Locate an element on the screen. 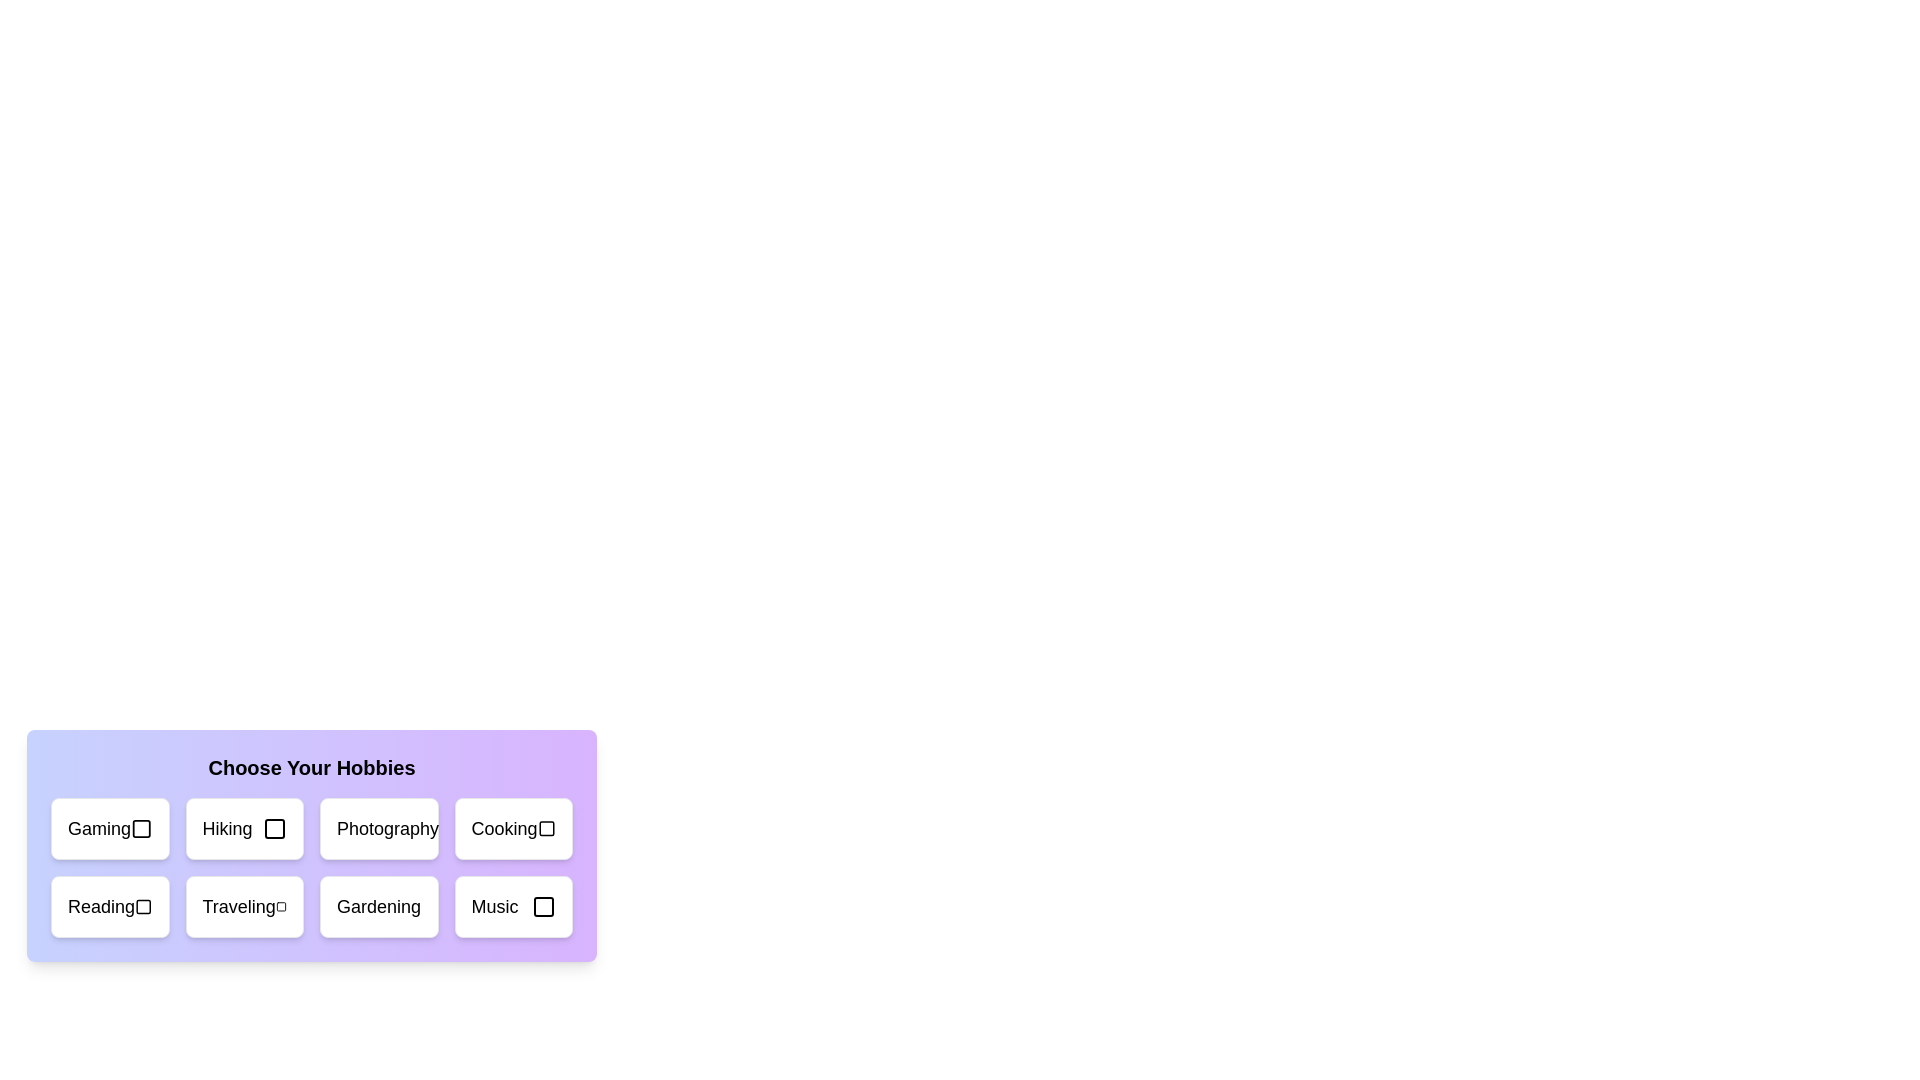 The width and height of the screenshot is (1920, 1080). the hobby card labeled 'Gardening' is located at coordinates (379, 906).